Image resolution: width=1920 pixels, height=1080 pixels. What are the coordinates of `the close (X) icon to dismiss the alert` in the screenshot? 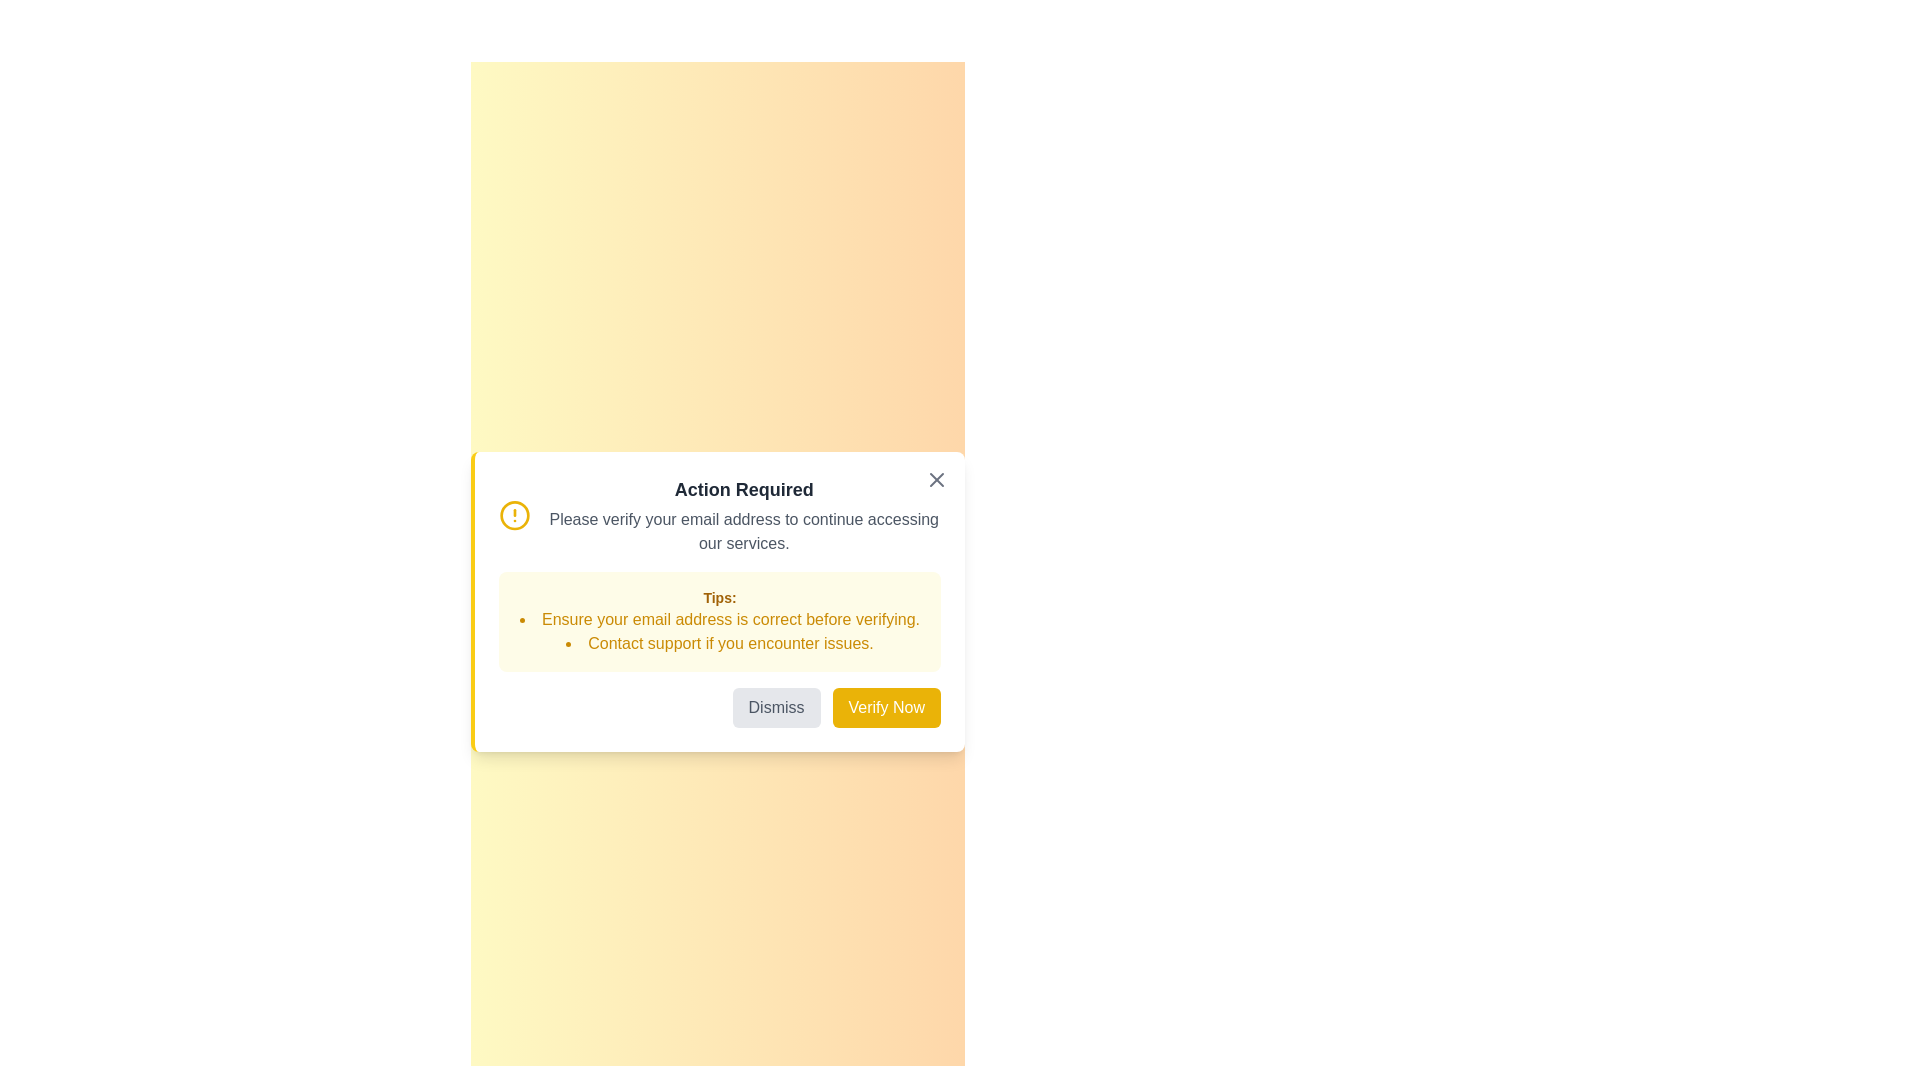 It's located at (935, 479).